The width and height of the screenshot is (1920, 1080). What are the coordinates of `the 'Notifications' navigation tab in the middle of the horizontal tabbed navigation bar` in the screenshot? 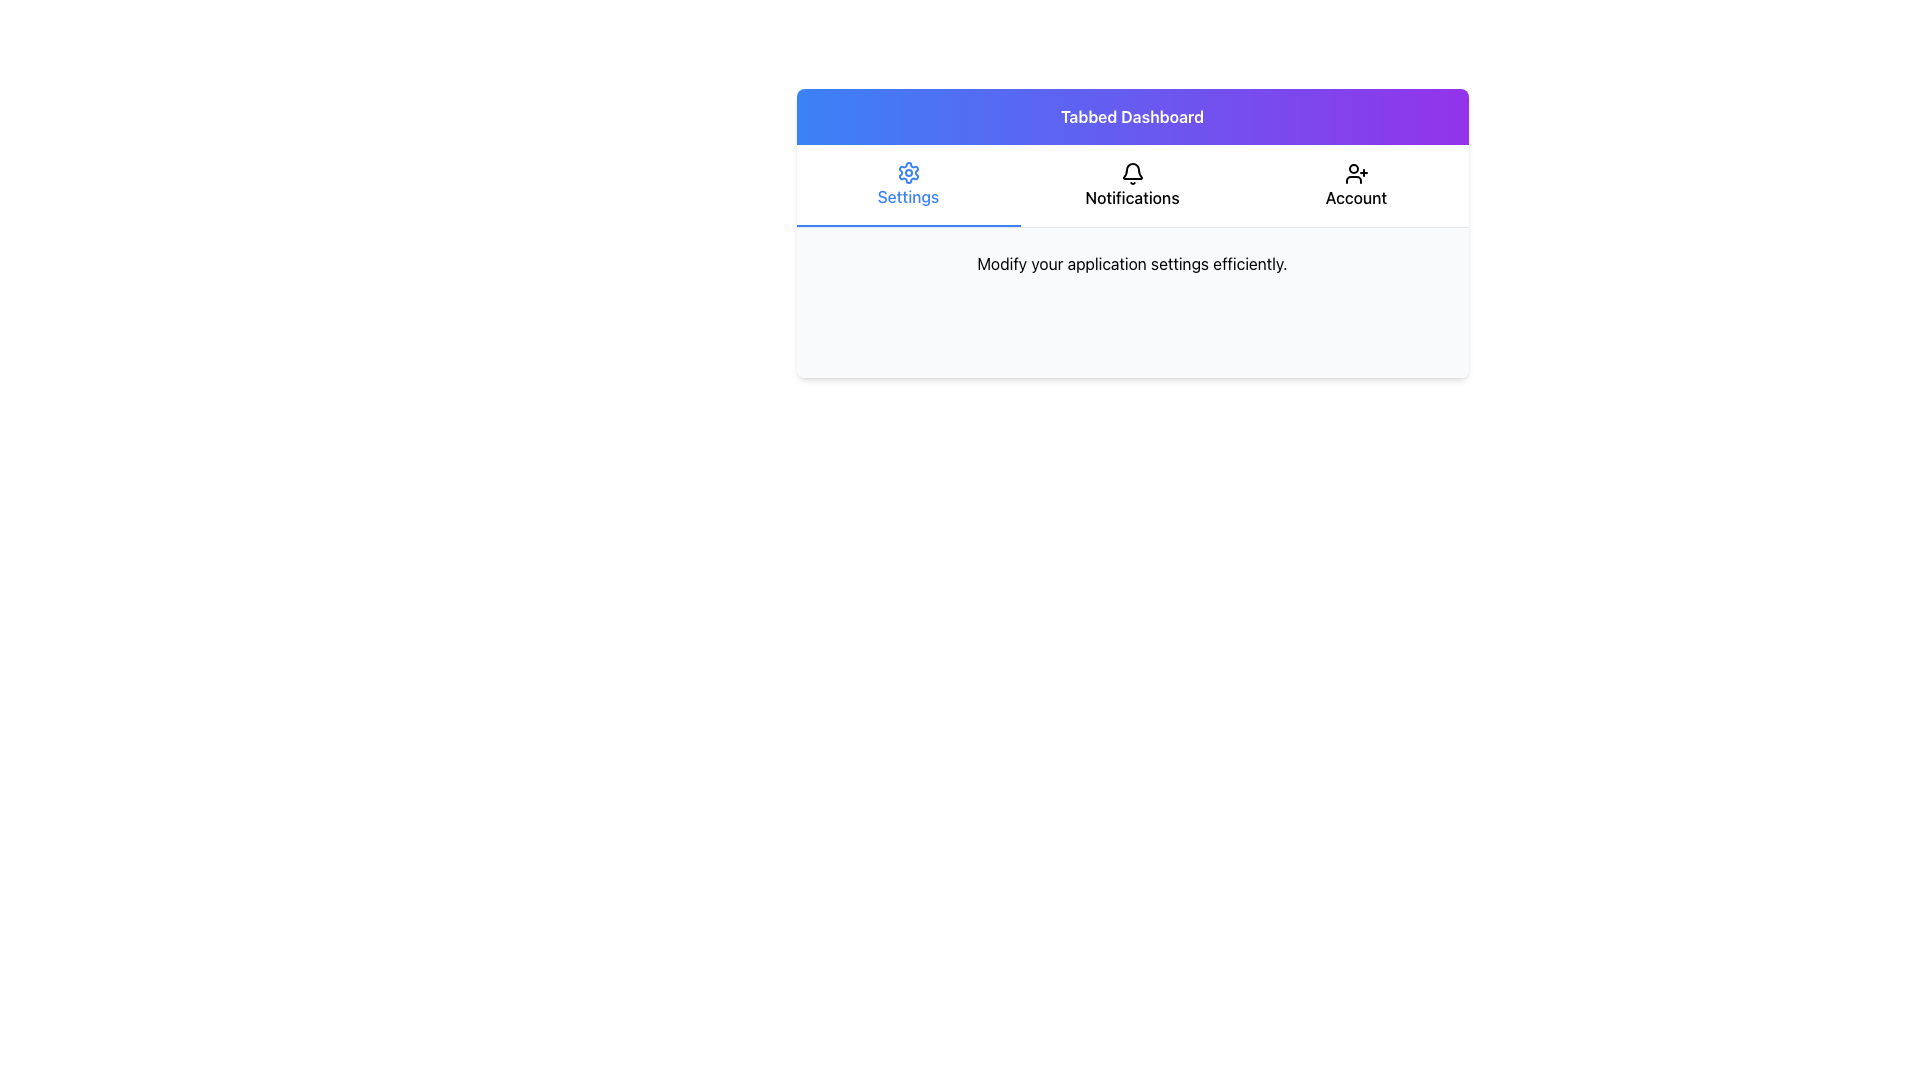 It's located at (1132, 185).